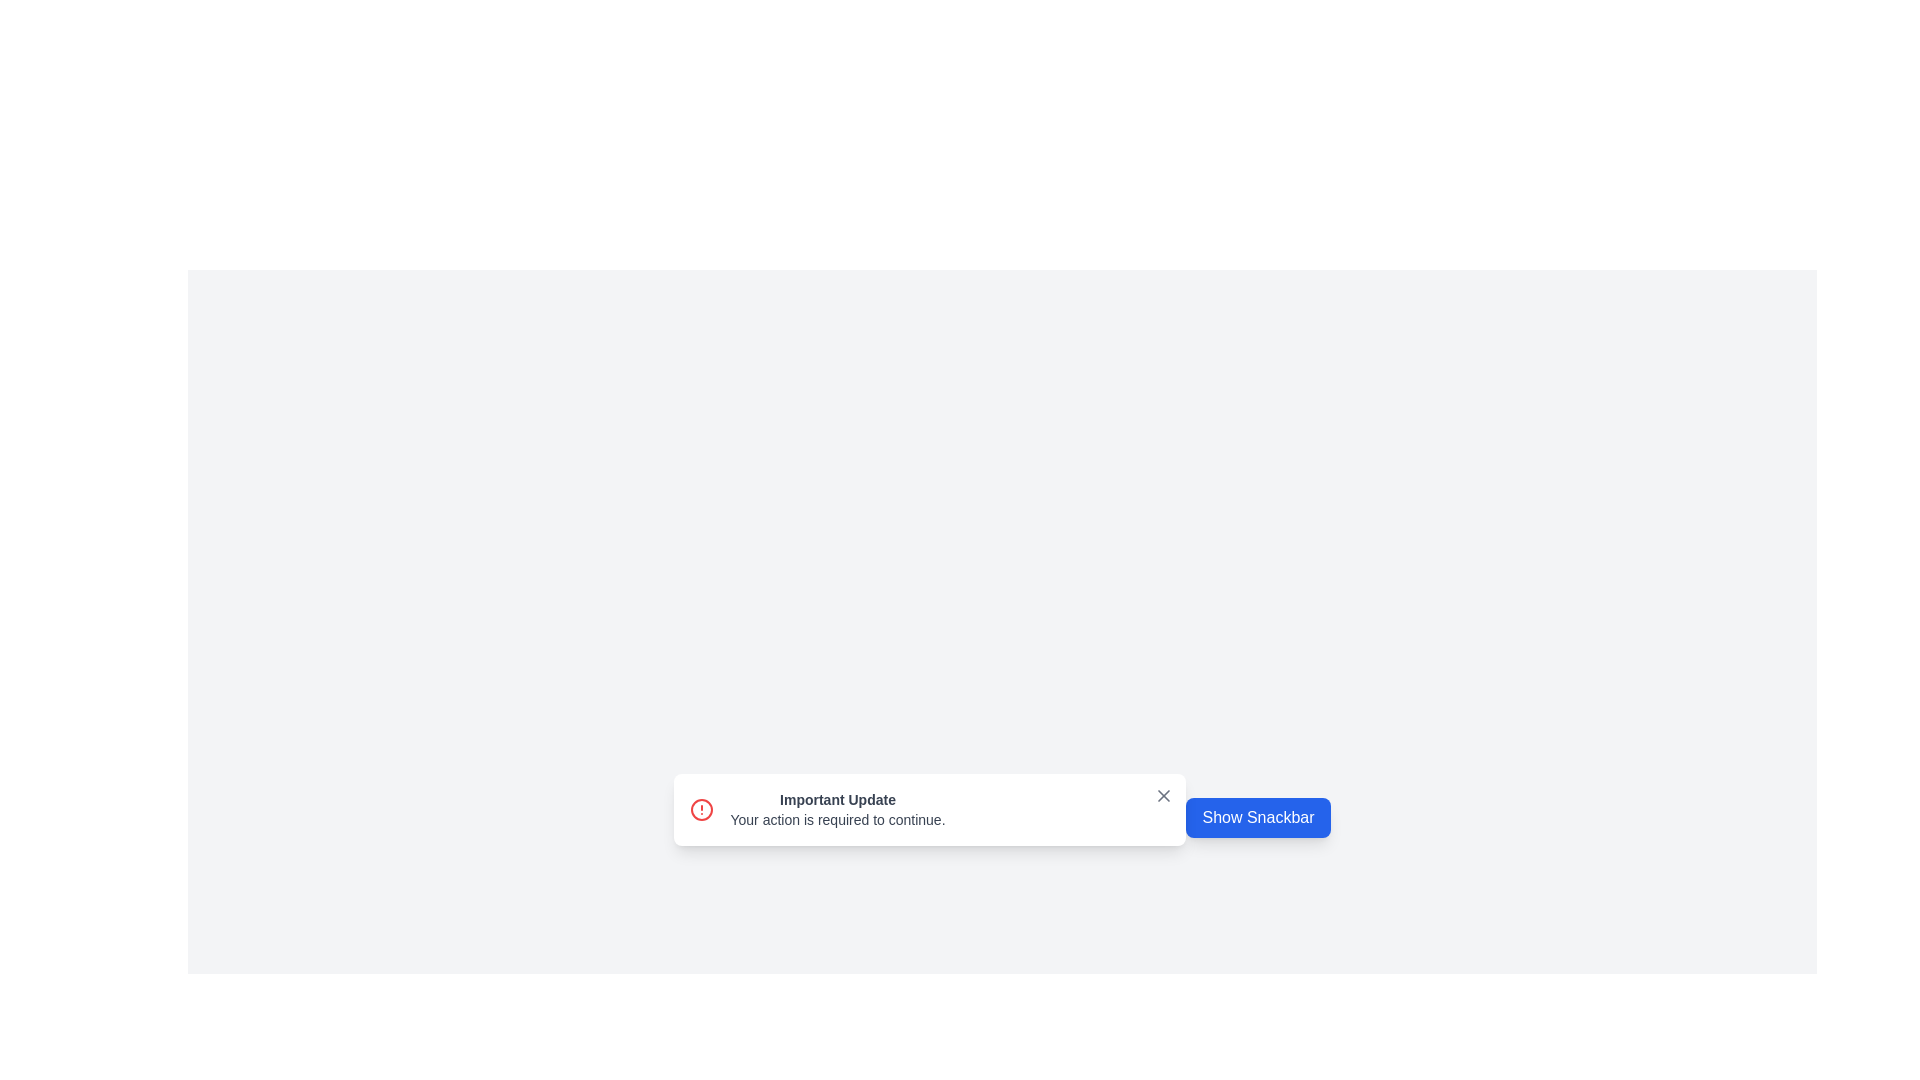 Image resolution: width=1920 pixels, height=1080 pixels. What do you see at coordinates (1164, 794) in the screenshot?
I see `close button to dismiss the snackbar` at bounding box center [1164, 794].